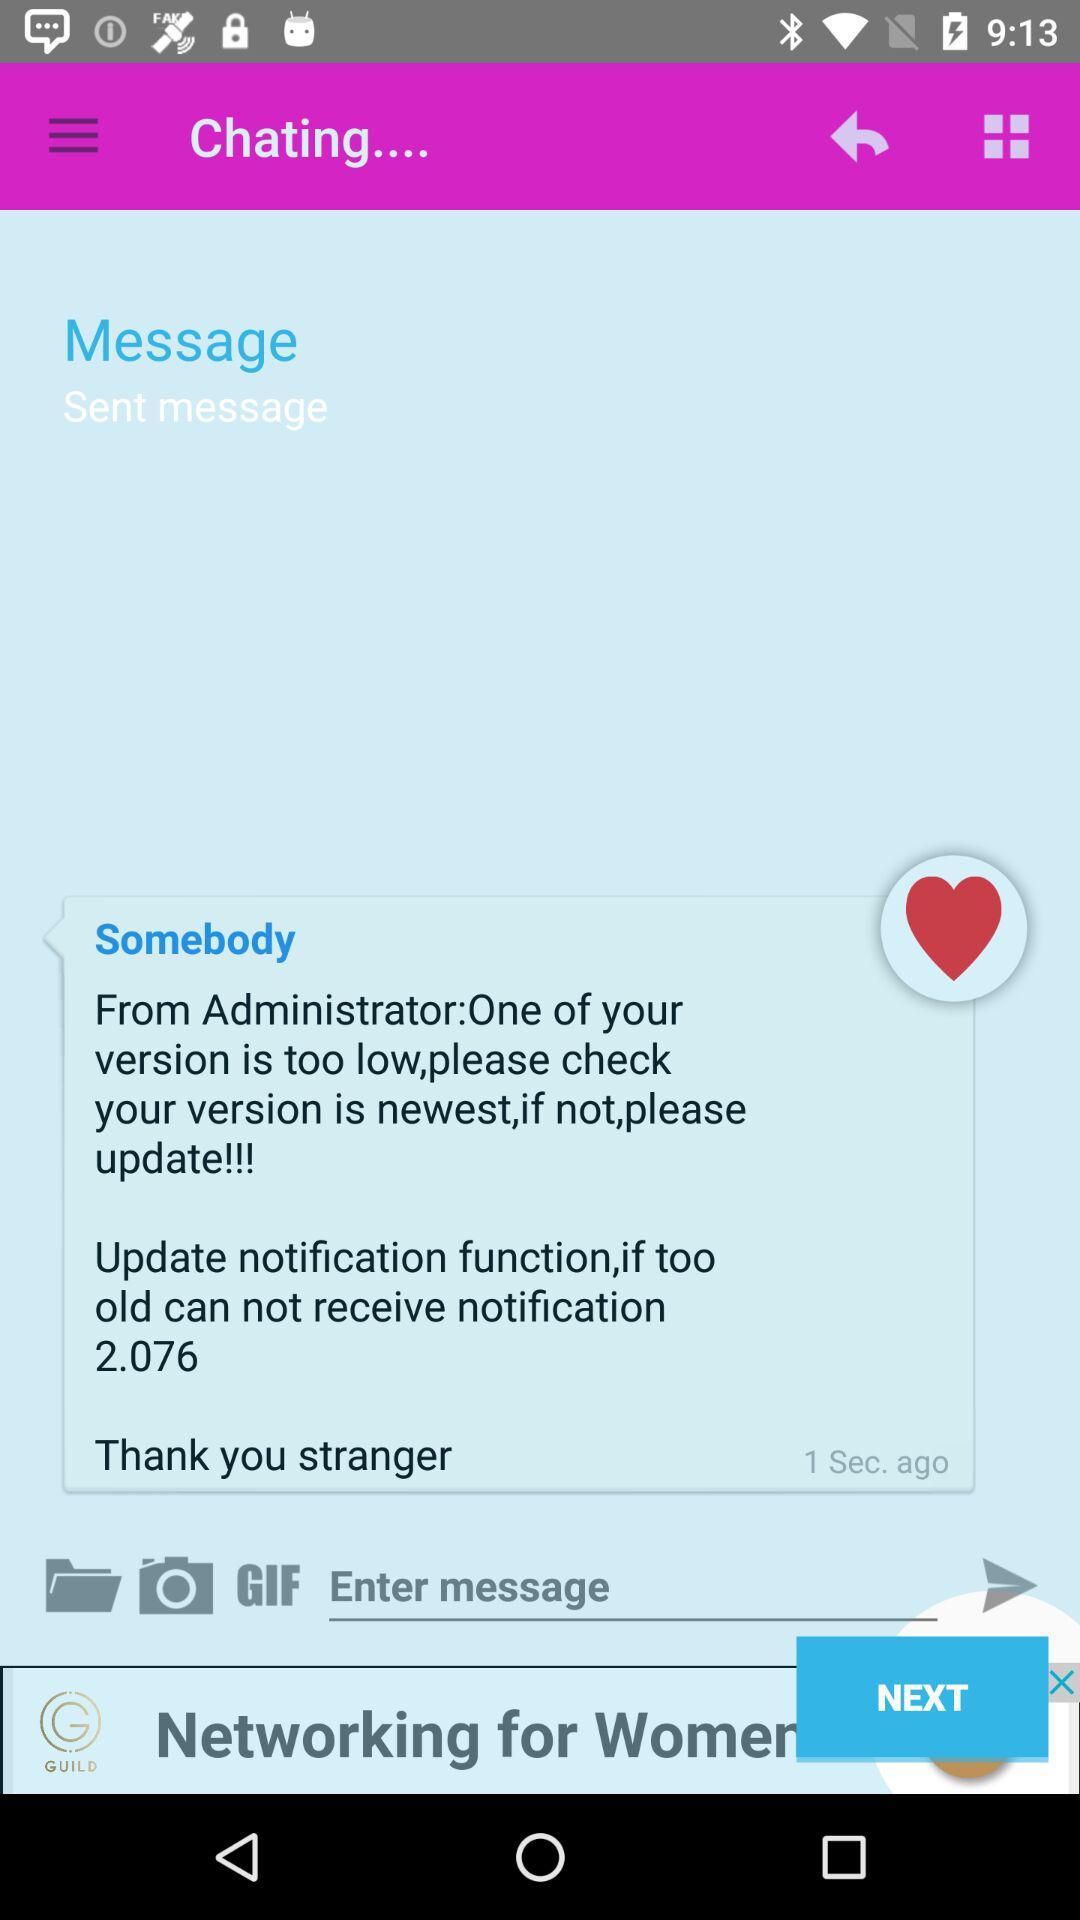 The width and height of the screenshot is (1080, 1920). What do you see at coordinates (87, 1584) in the screenshot?
I see `open folder` at bounding box center [87, 1584].